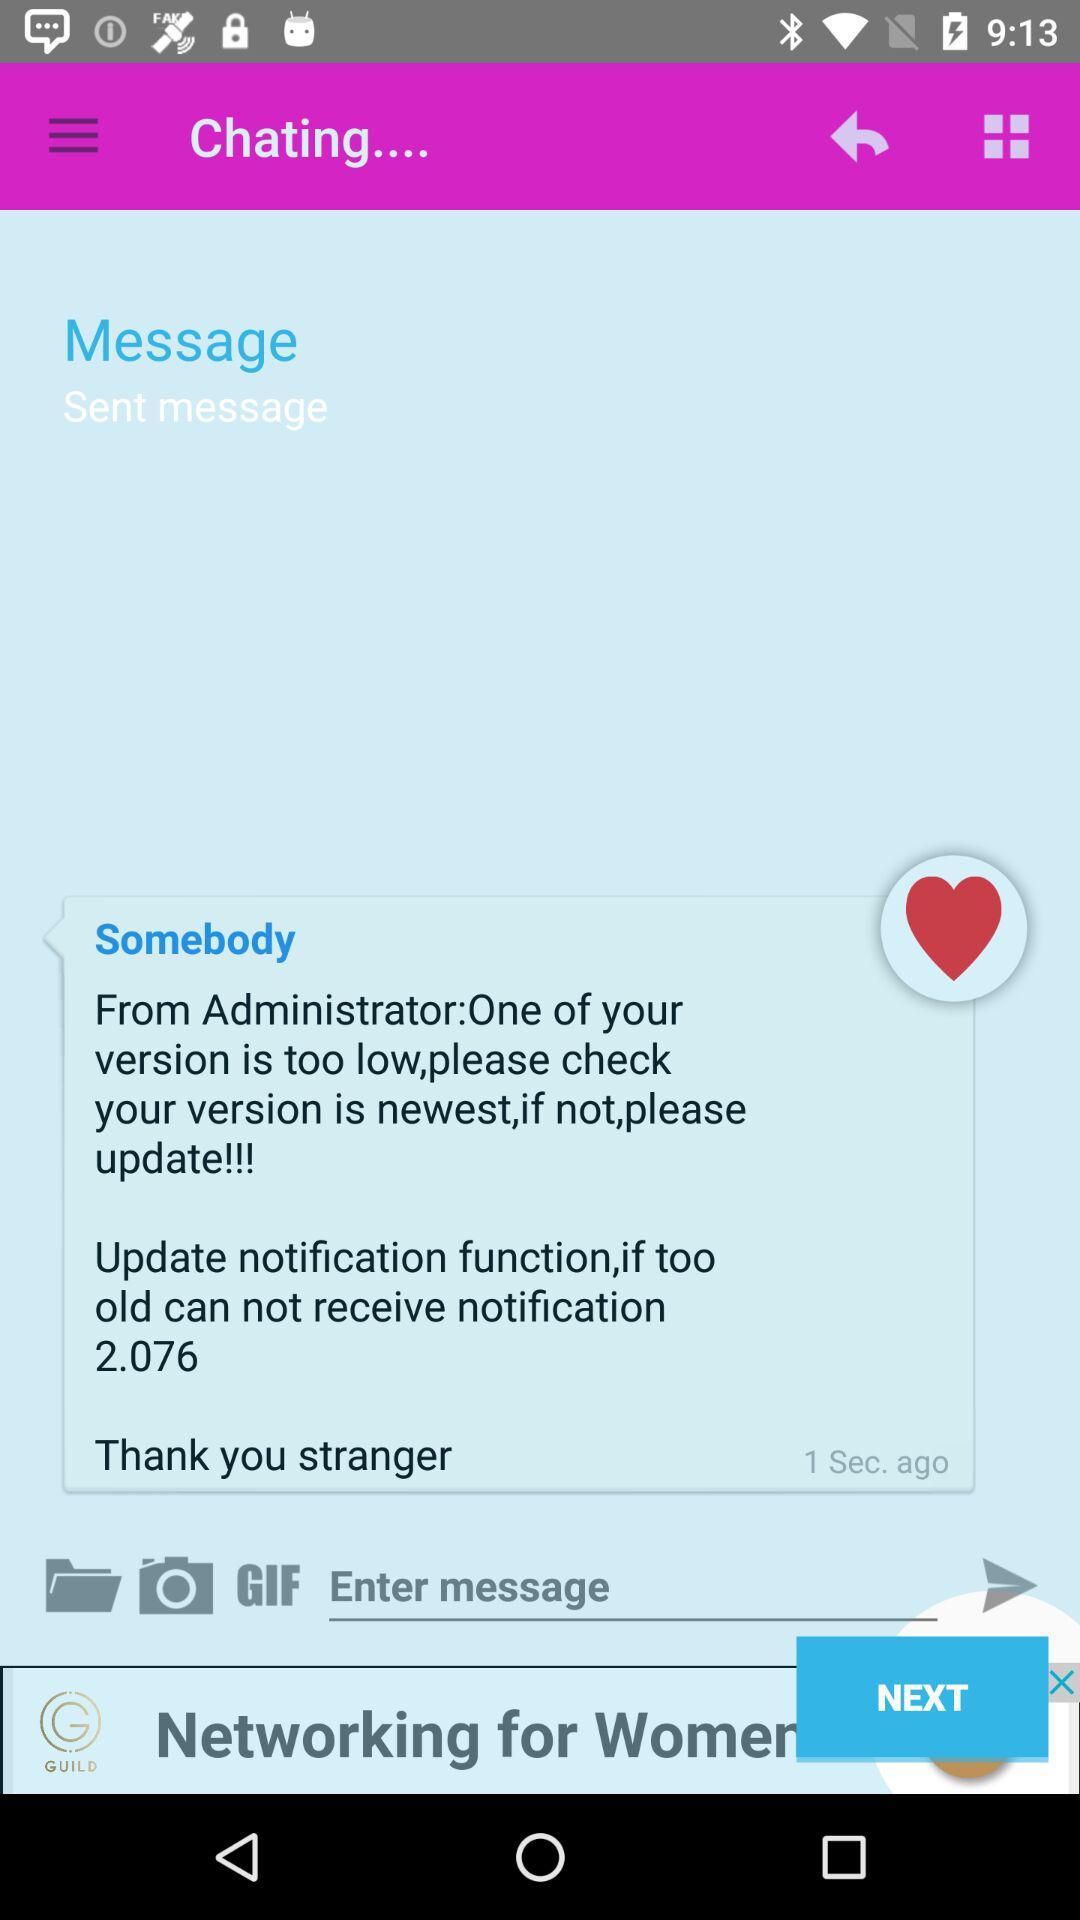 The width and height of the screenshot is (1080, 1920). What do you see at coordinates (87, 1584) in the screenshot?
I see `open folder` at bounding box center [87, 1584].